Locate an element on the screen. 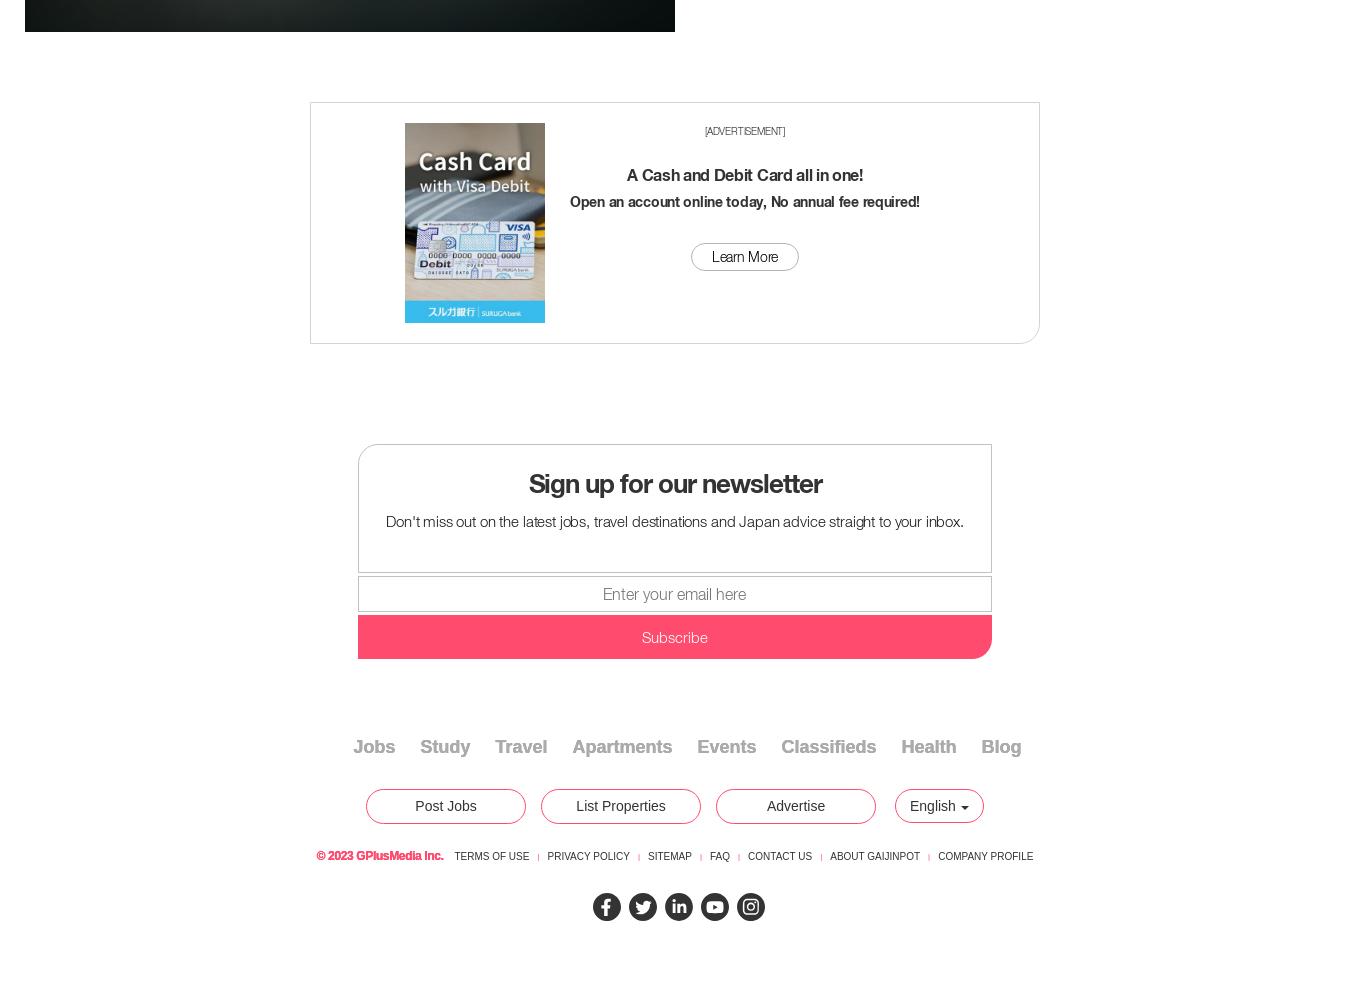  'TERMS OF USE' is located at coordinates (490, 856).